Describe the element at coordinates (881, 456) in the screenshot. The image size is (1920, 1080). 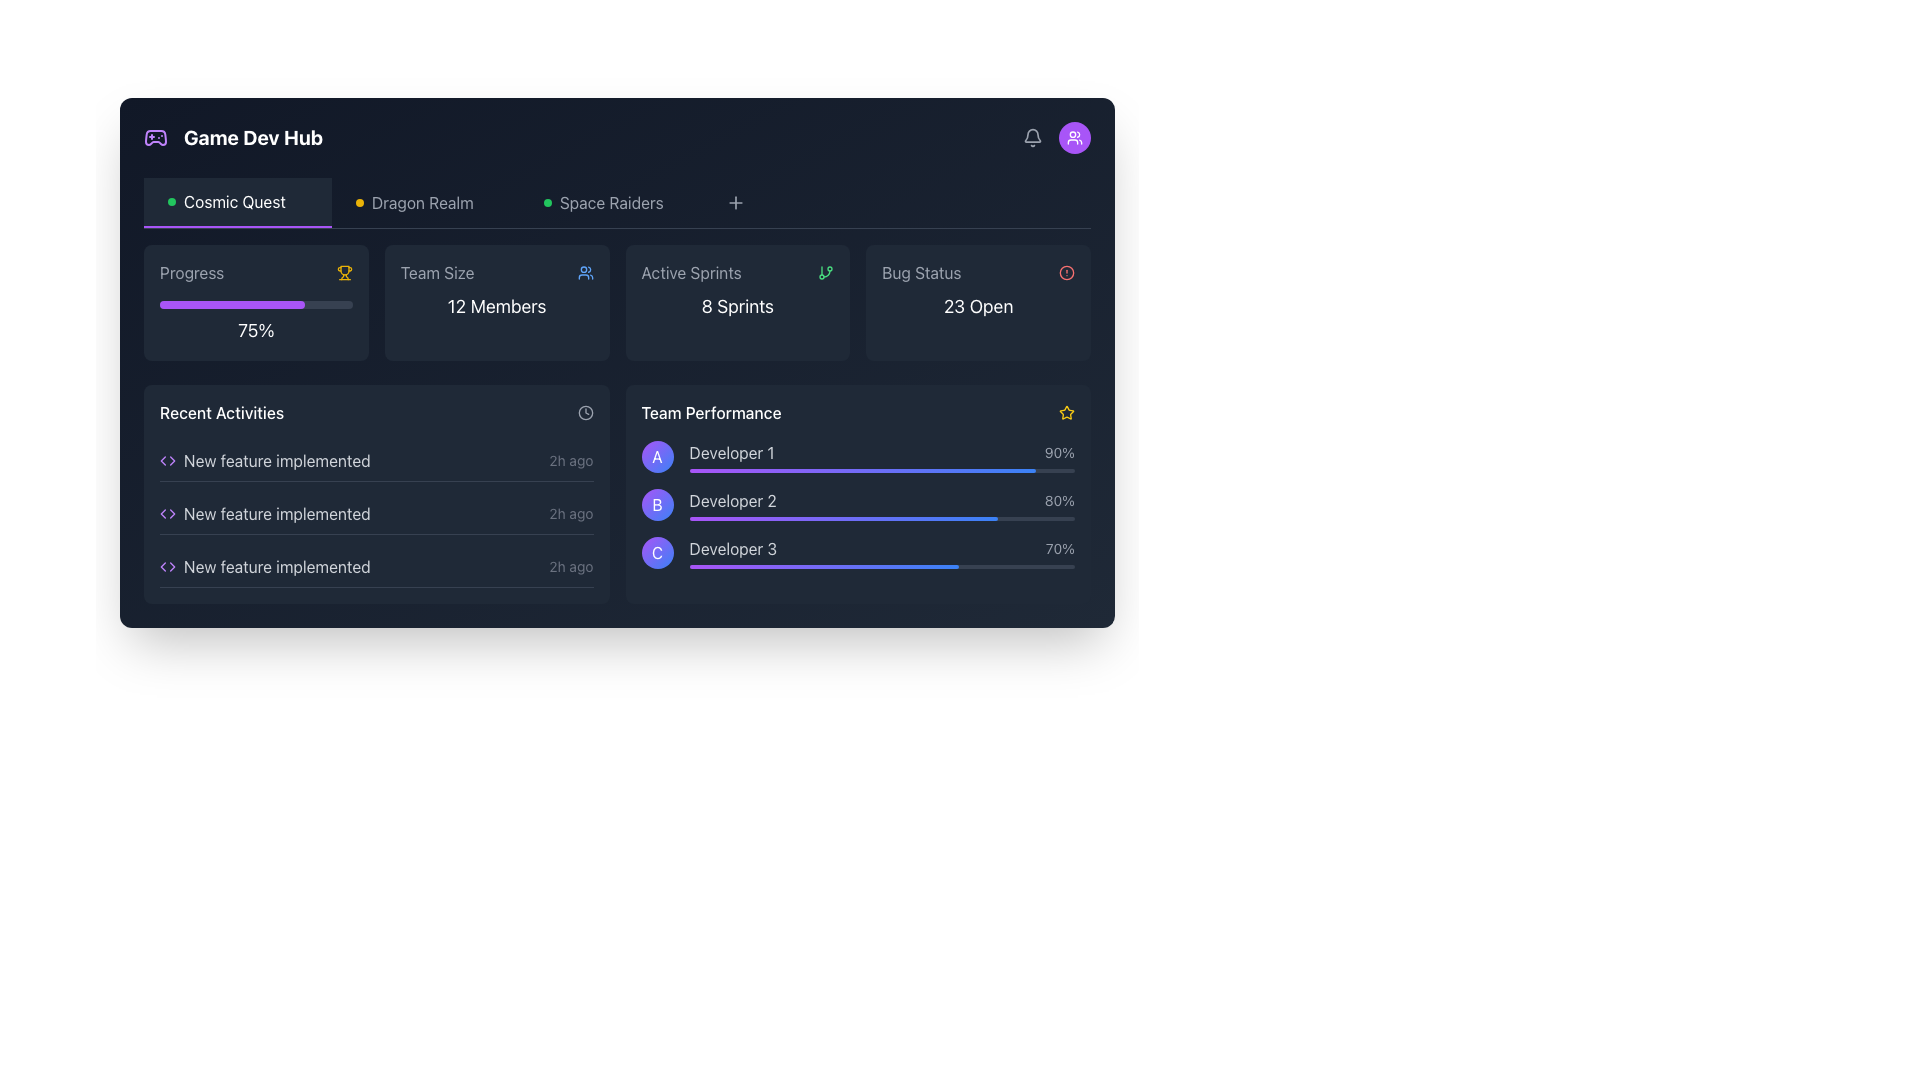
I see `the progress bar indicating 90% for 'Developer 1'` at that location.